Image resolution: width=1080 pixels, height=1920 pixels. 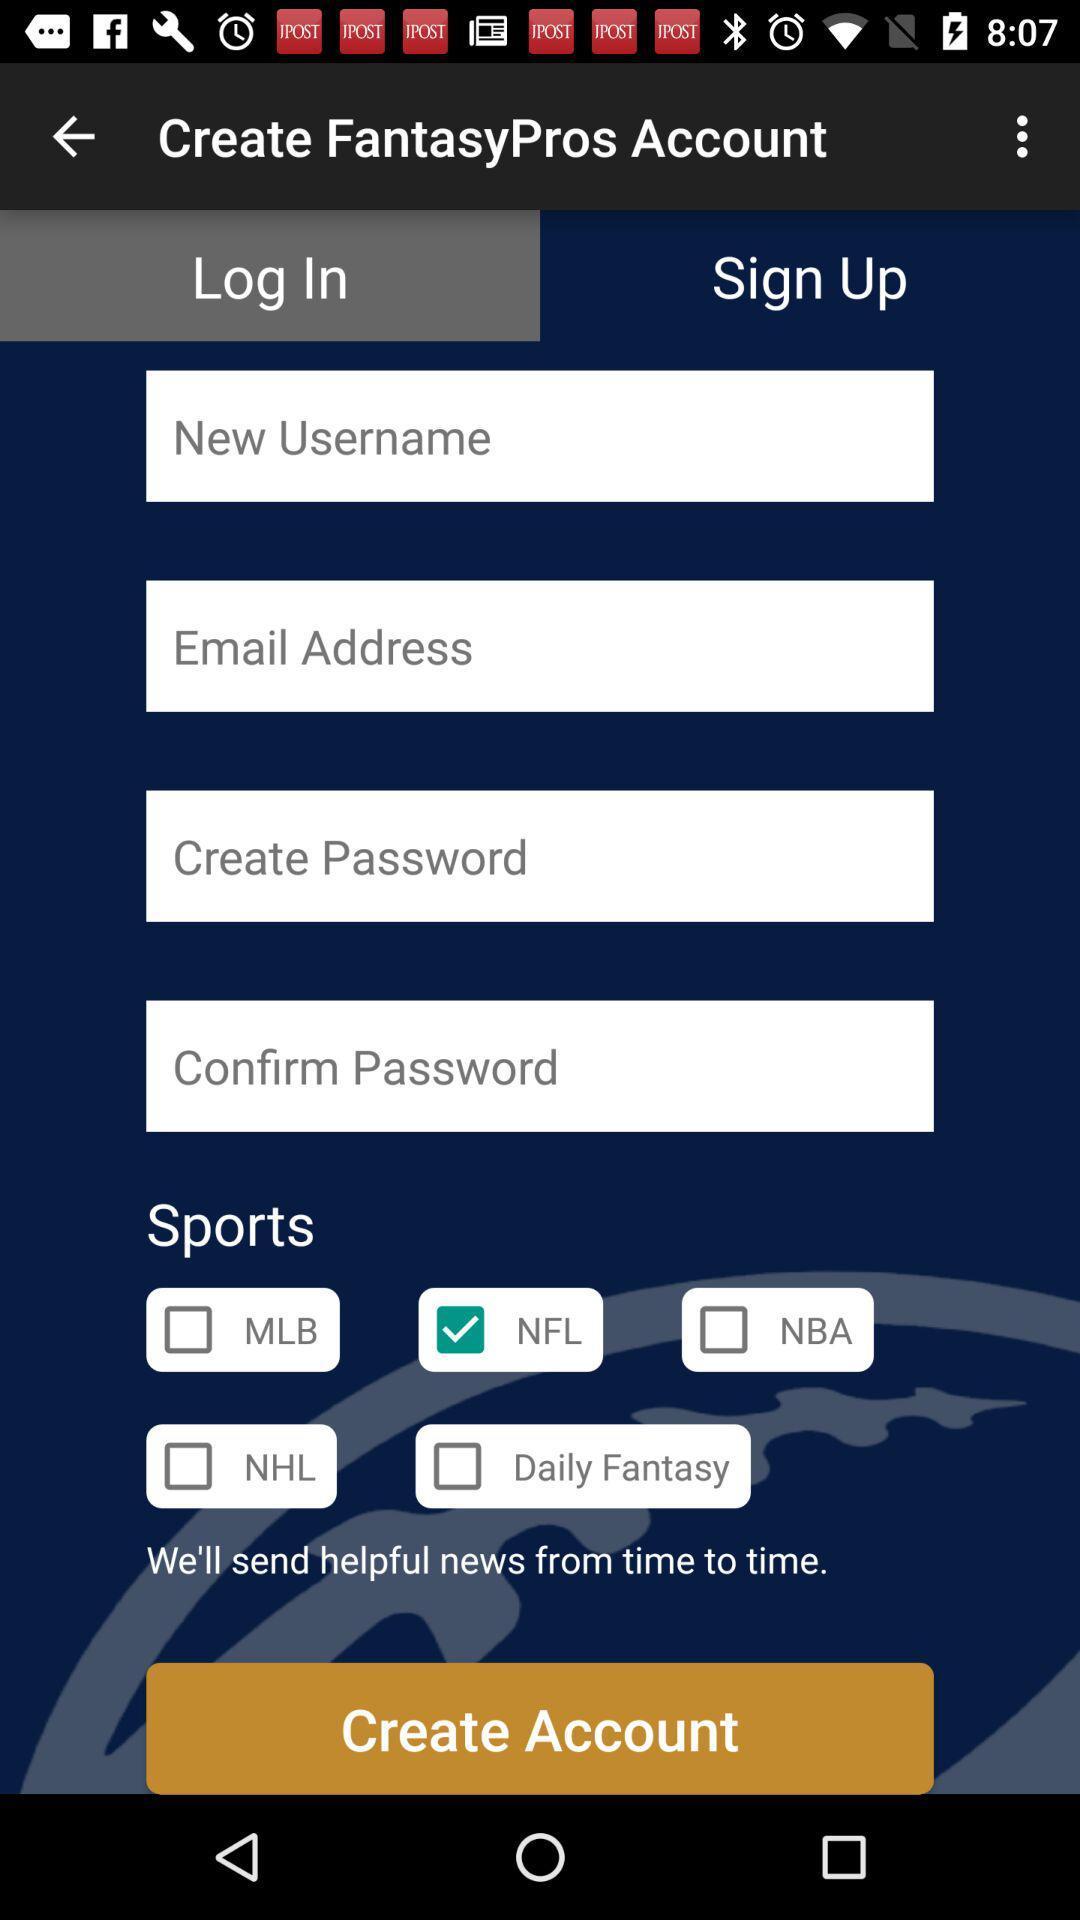 What do you see at coordinates (270, 274) in the screenshot?
I see `the log in` at bounding box center [270, 274].